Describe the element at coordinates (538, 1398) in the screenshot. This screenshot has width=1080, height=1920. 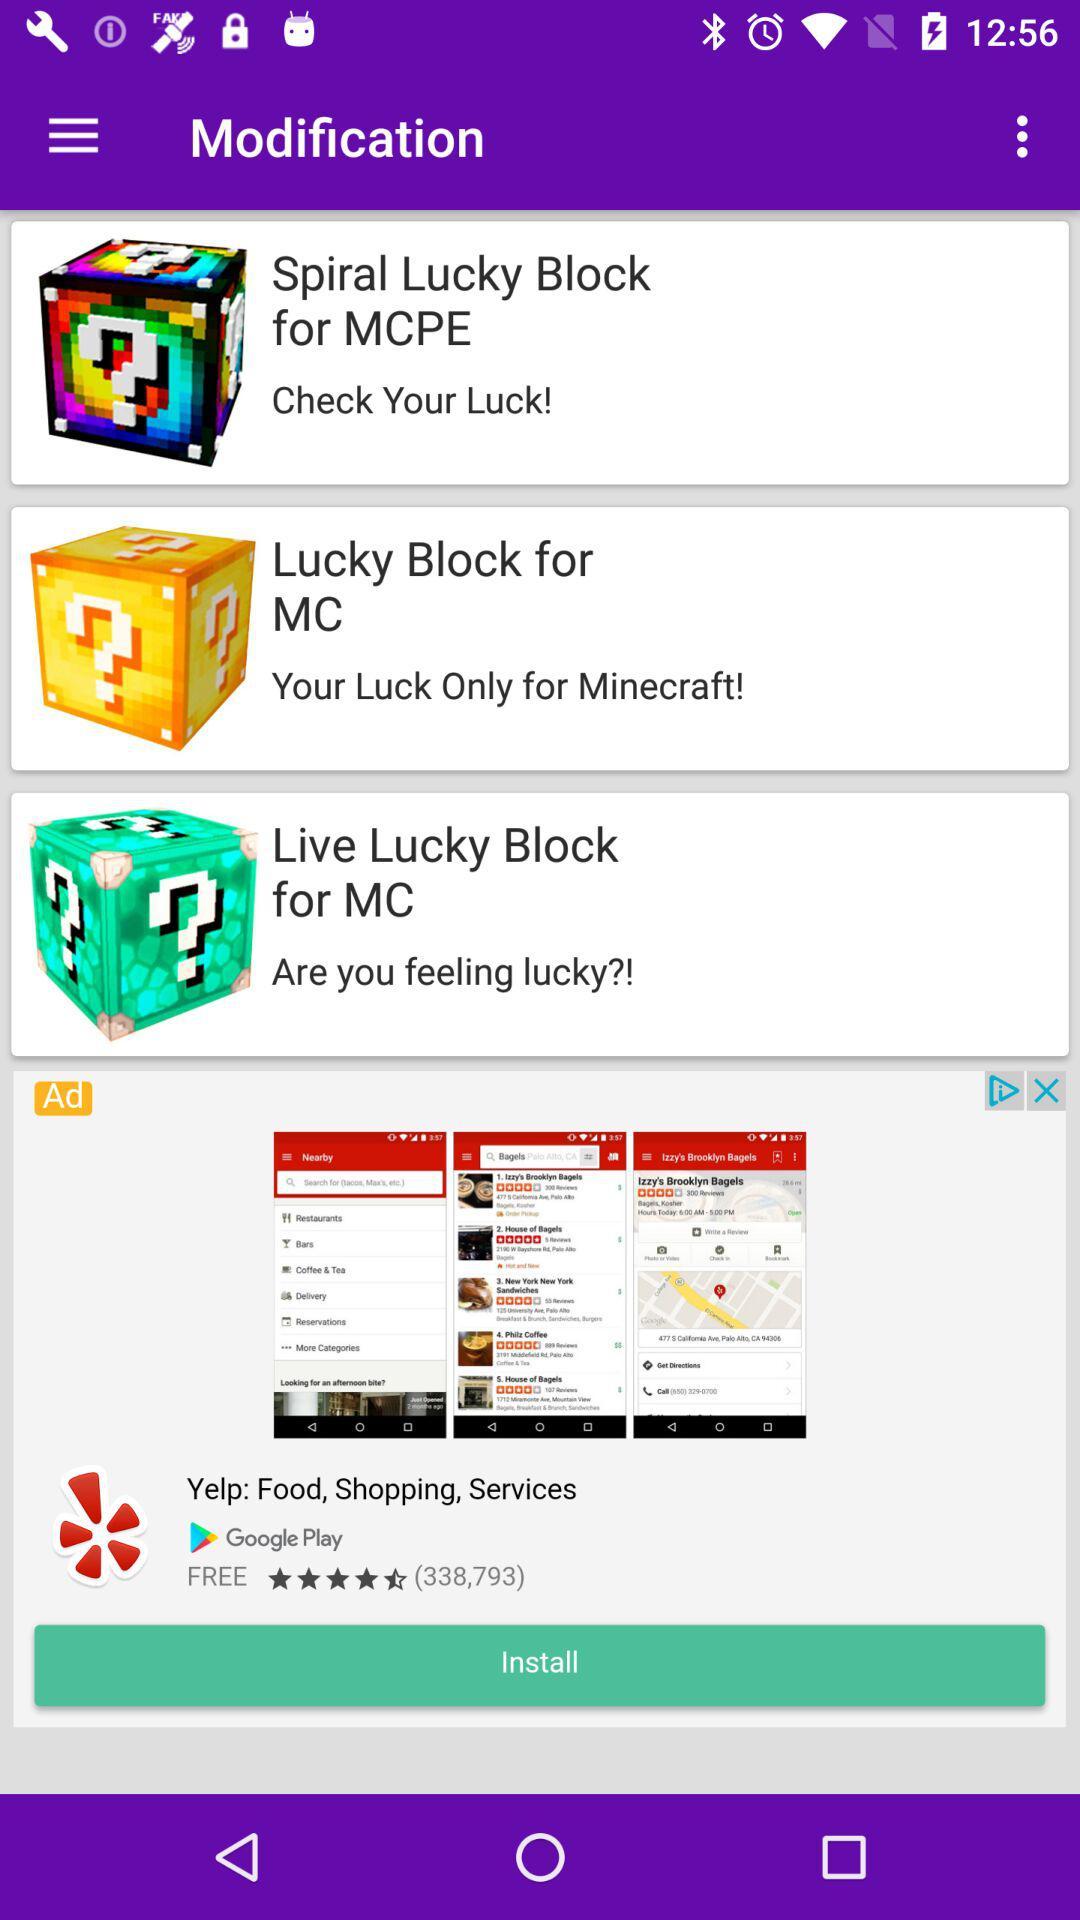
I see `click on advertisement` at that location.